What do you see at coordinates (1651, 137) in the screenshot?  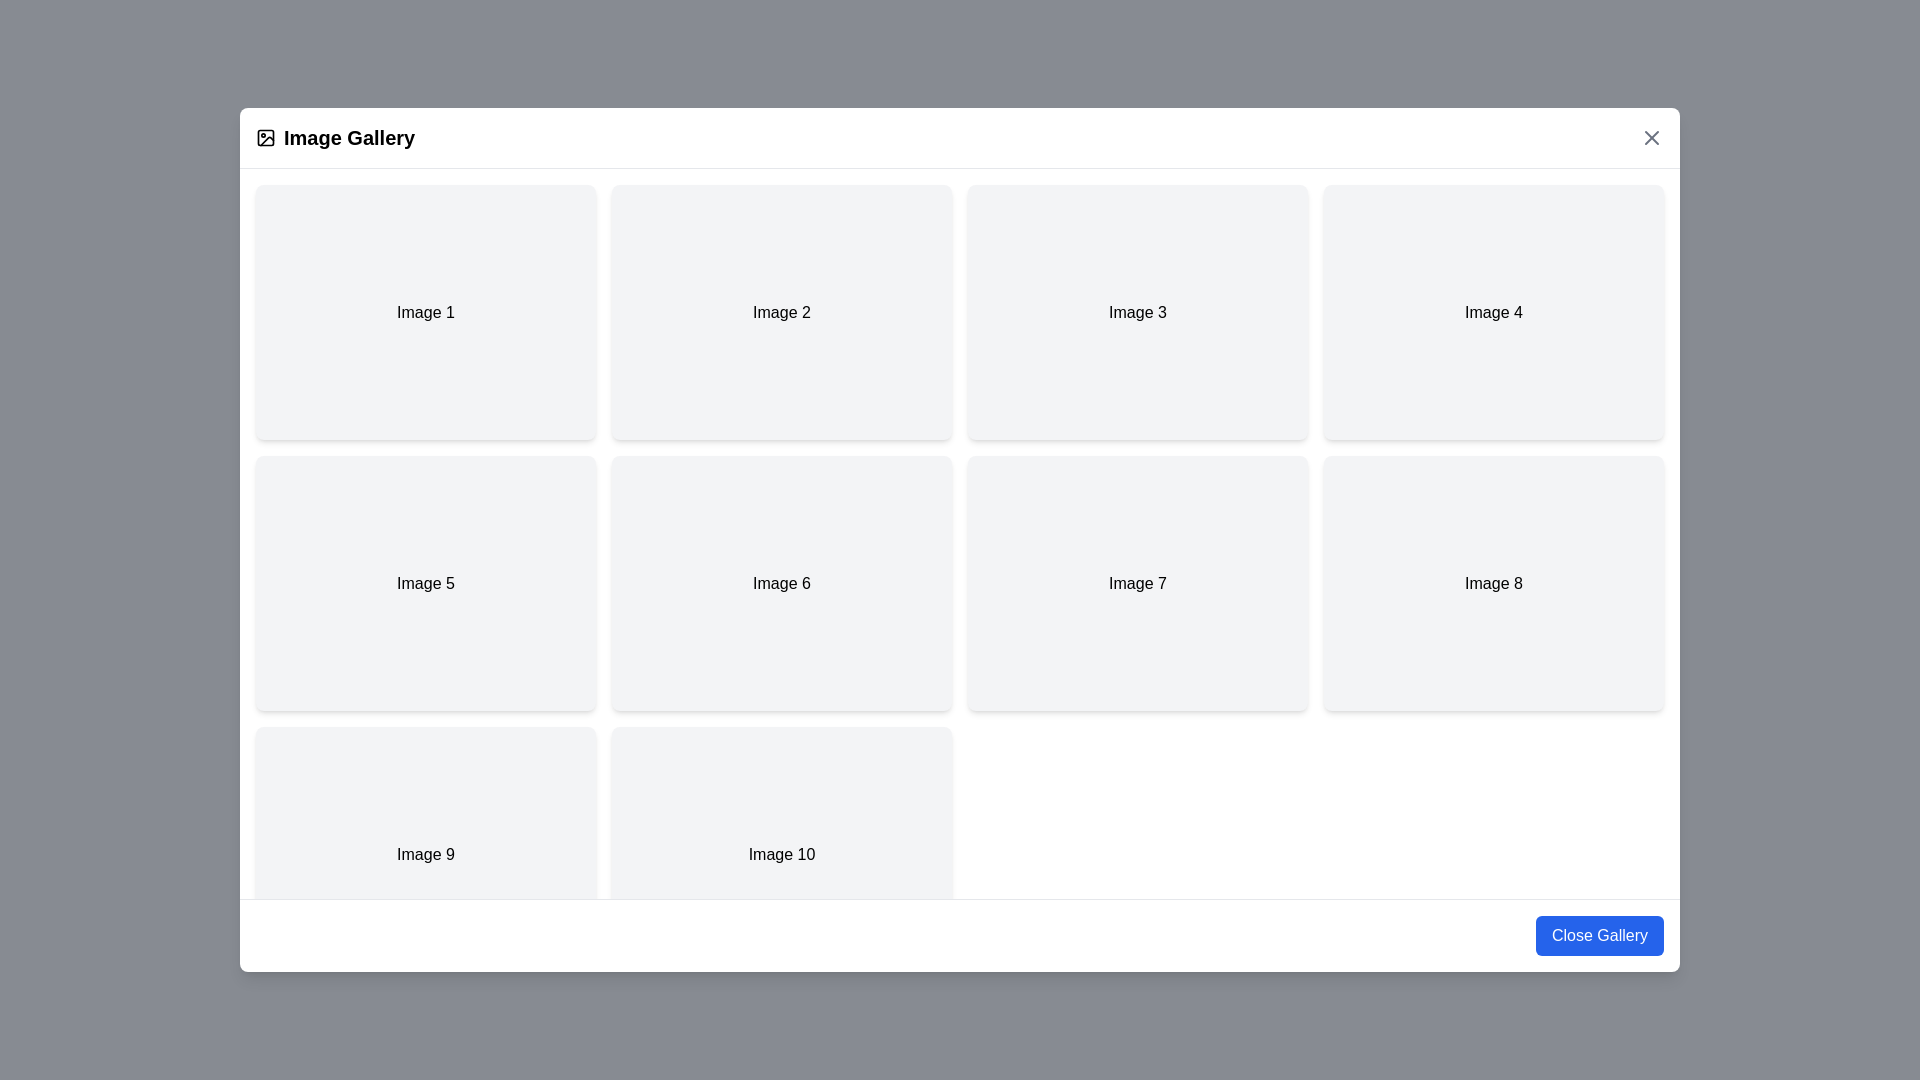 I see `the X button to close the gallery` at bounding box center [1651, 137].